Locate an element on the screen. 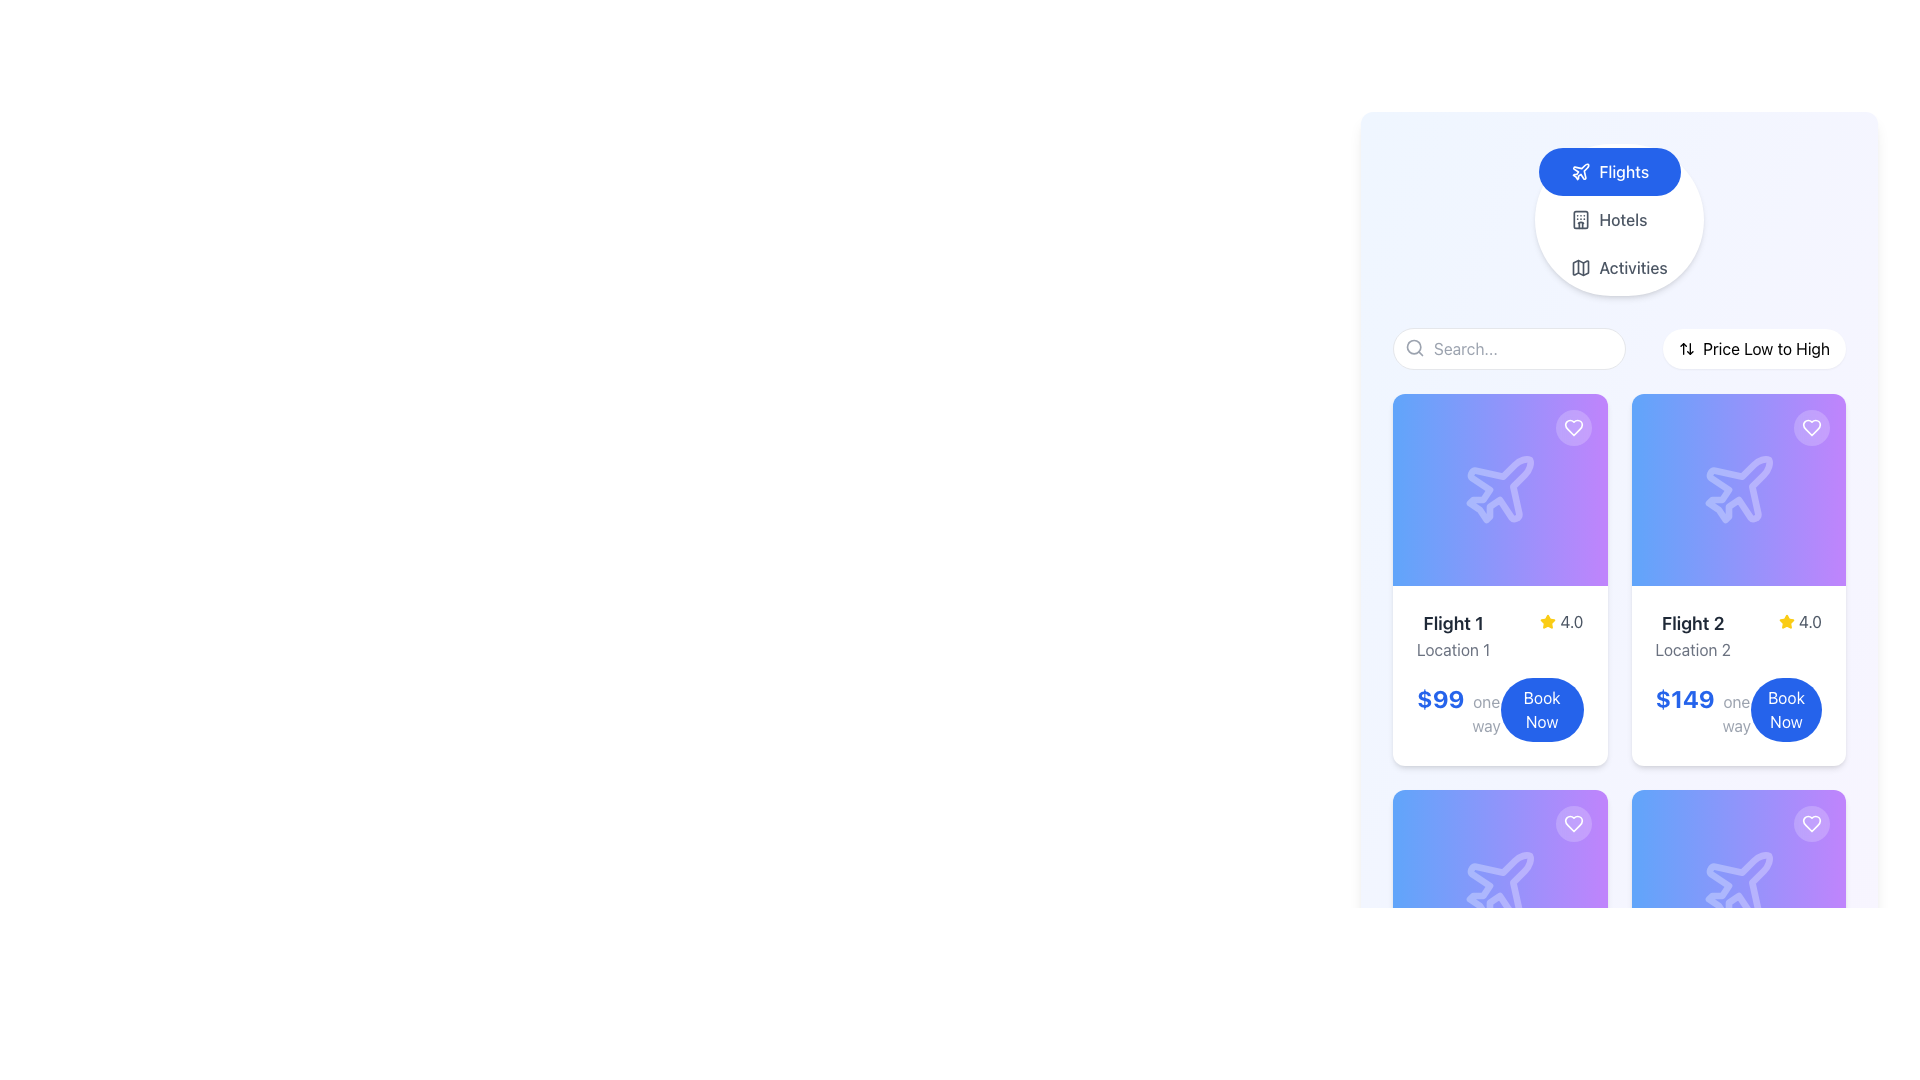 This screenshot has height=1080, width=1920. the price display element showing '$149' in bold blue text, located under the 'Flight 2' title in the second column of the grid layout is located at coordinates (1702, 708).